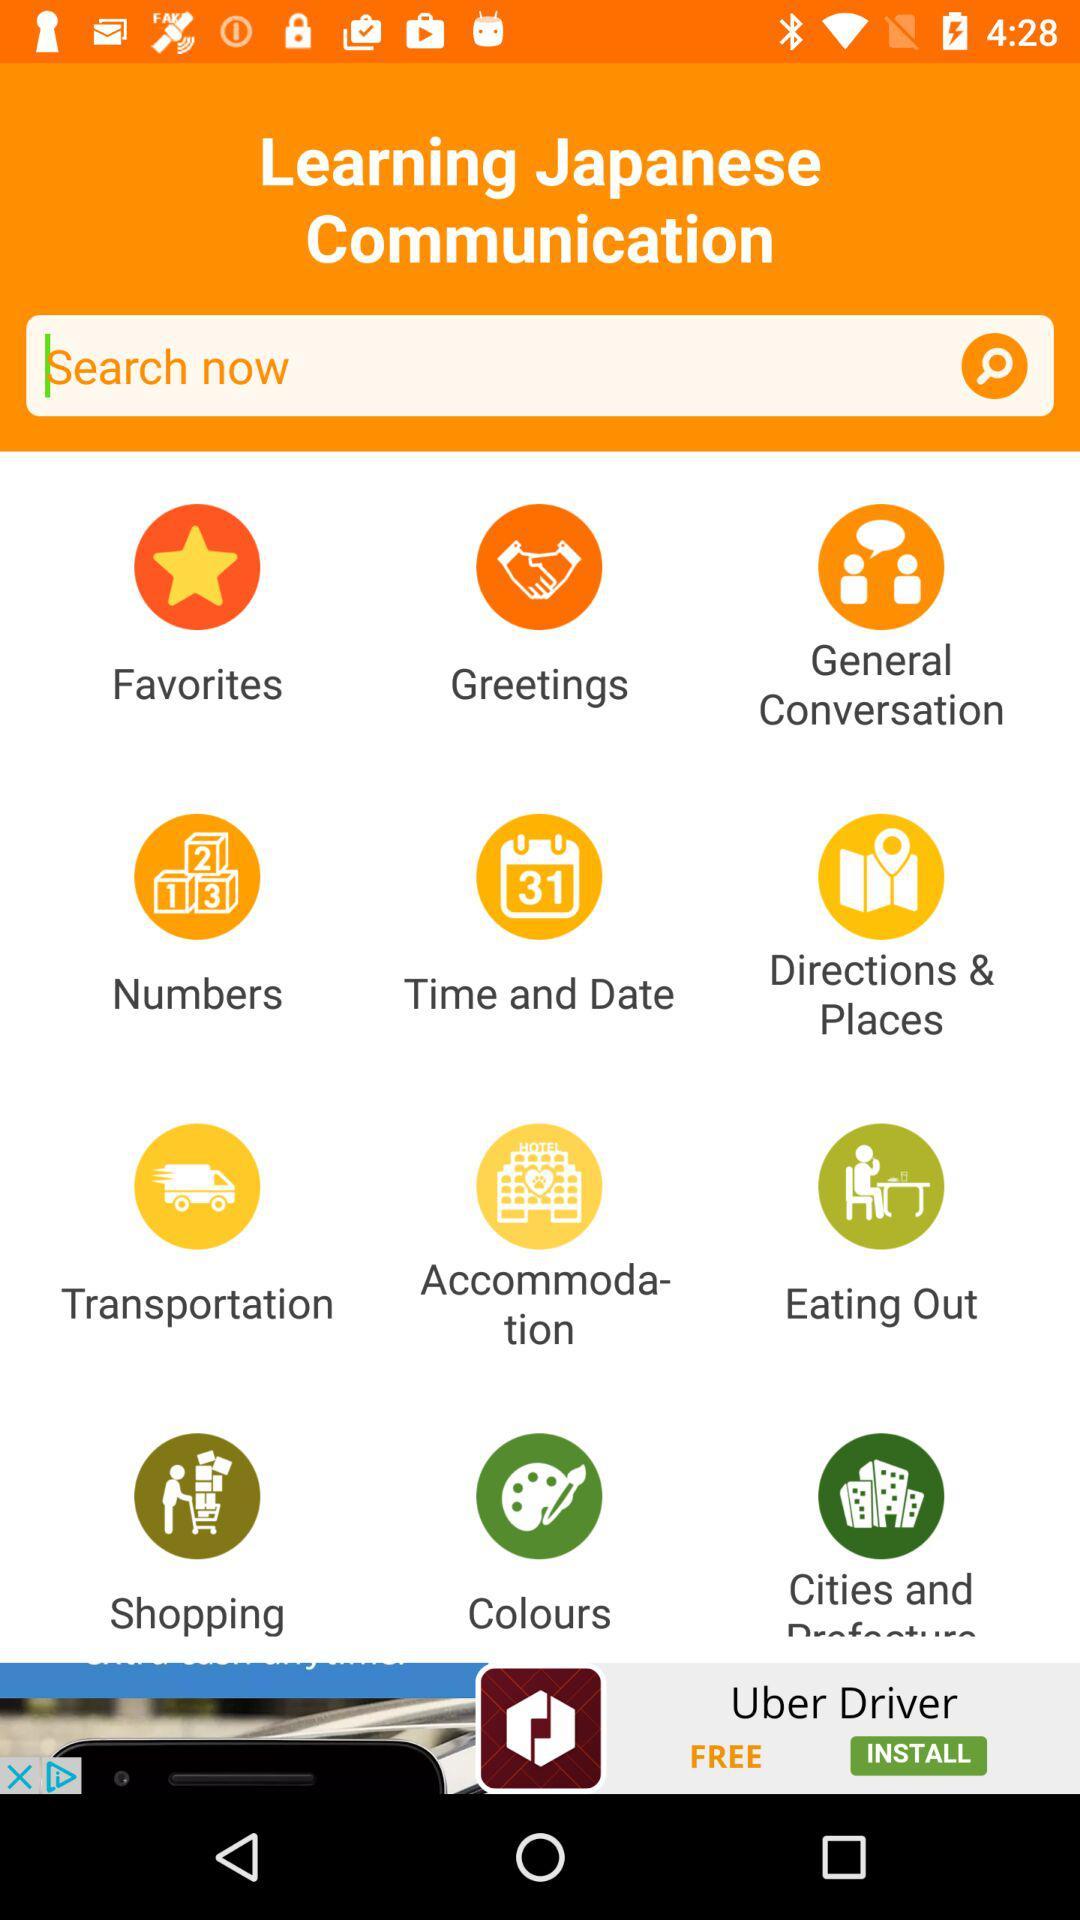 This screenshot has width=1080, height=1920. Describe the element at coordinates (994, 365) in the screenshot. I see `to activate the search option` at that location.